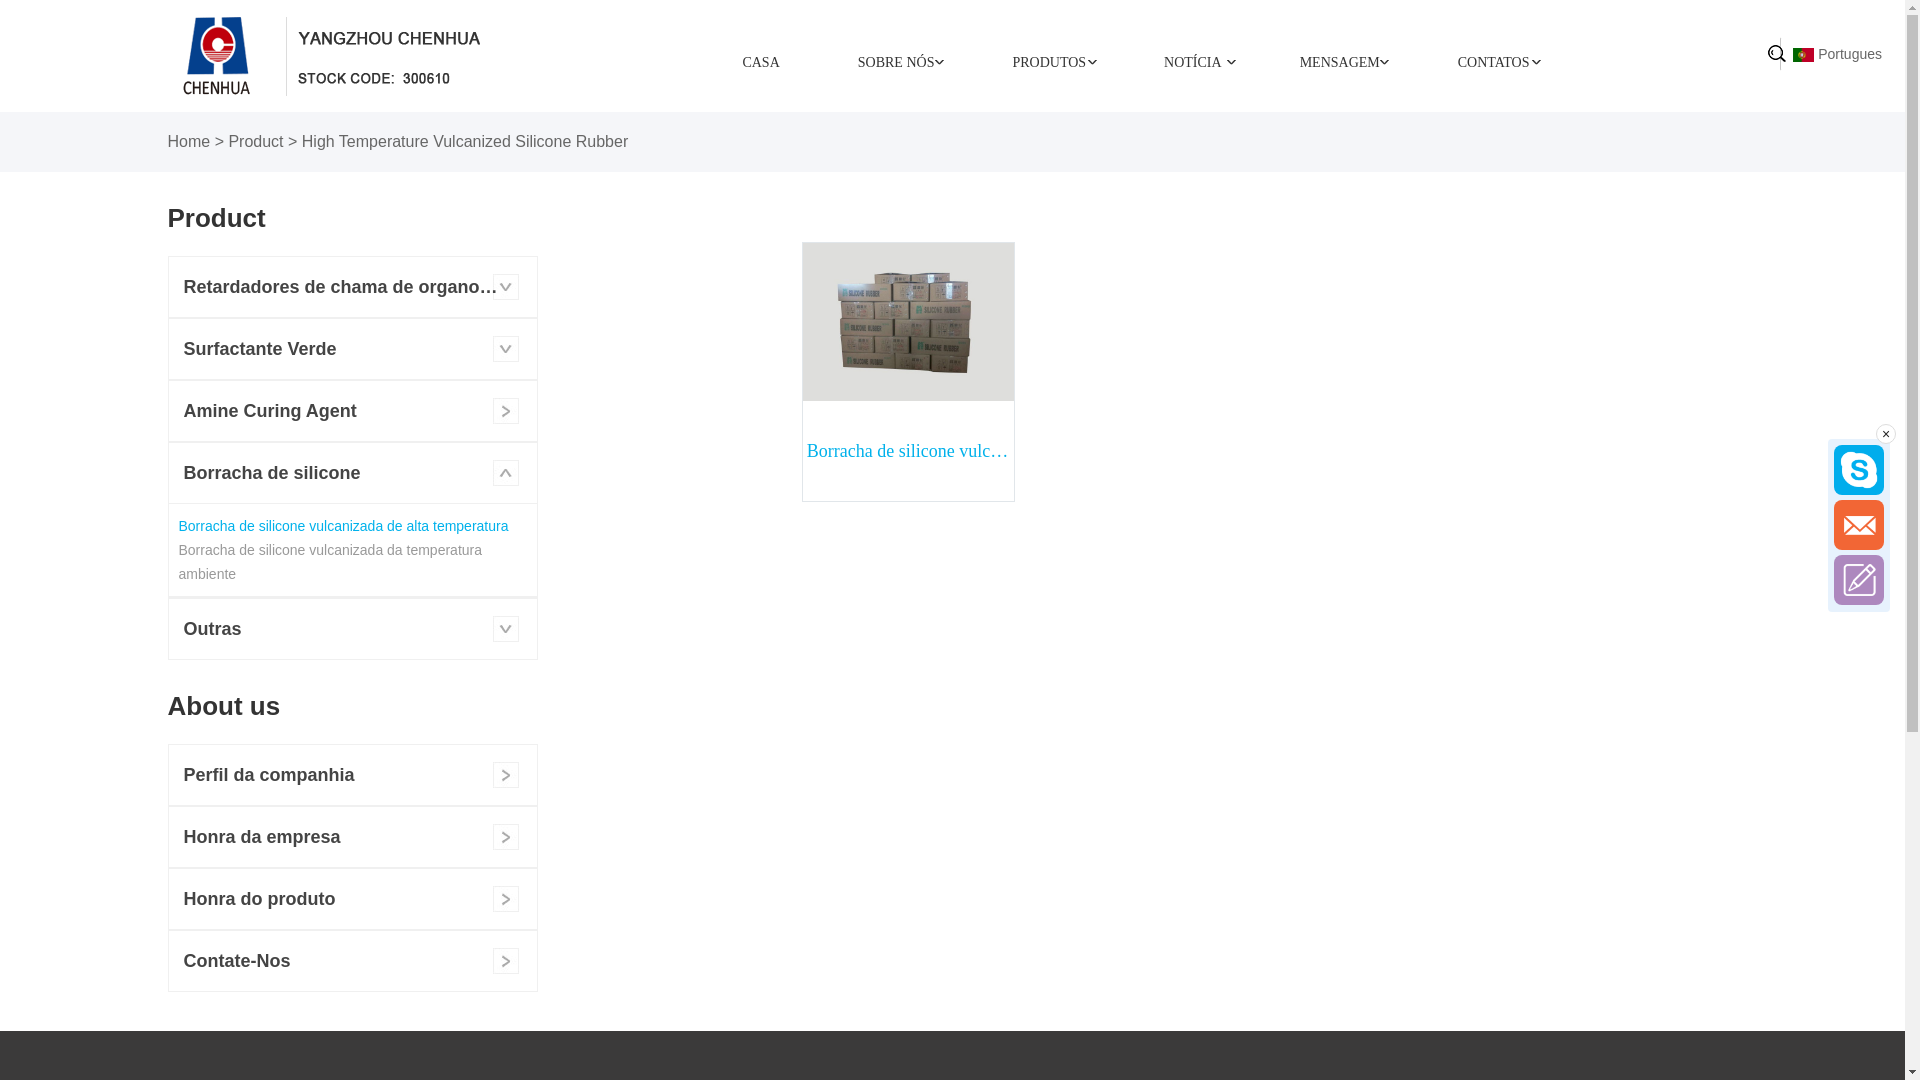 The width and height of the screenshot is (1920, 1080). I want to click on 'High Temperature Vulcanized Silicone Rubber', so click(464, 140).